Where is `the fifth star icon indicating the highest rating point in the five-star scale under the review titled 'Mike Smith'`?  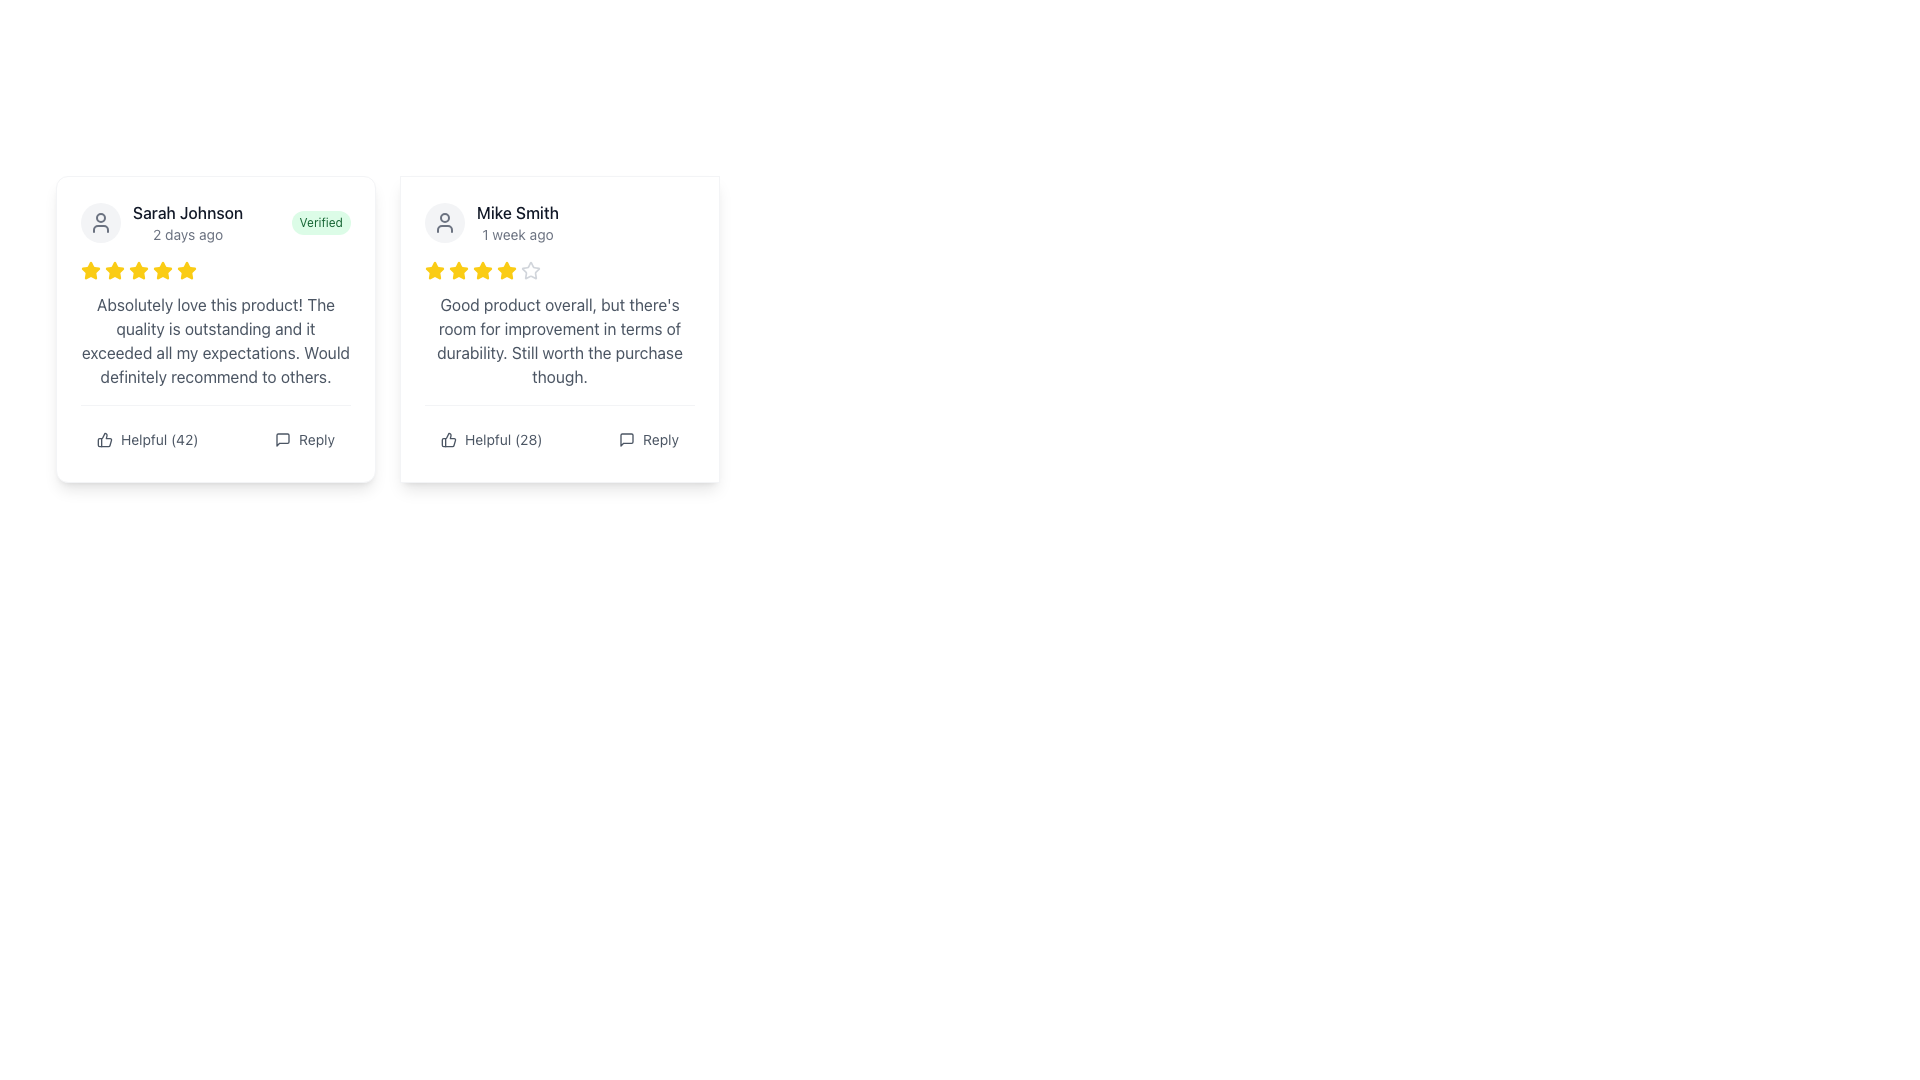 the fifth star icon indicating the highest rating point in the five-star scale under the review titled 'Mike Smith' is located at coordinates (531, 270).